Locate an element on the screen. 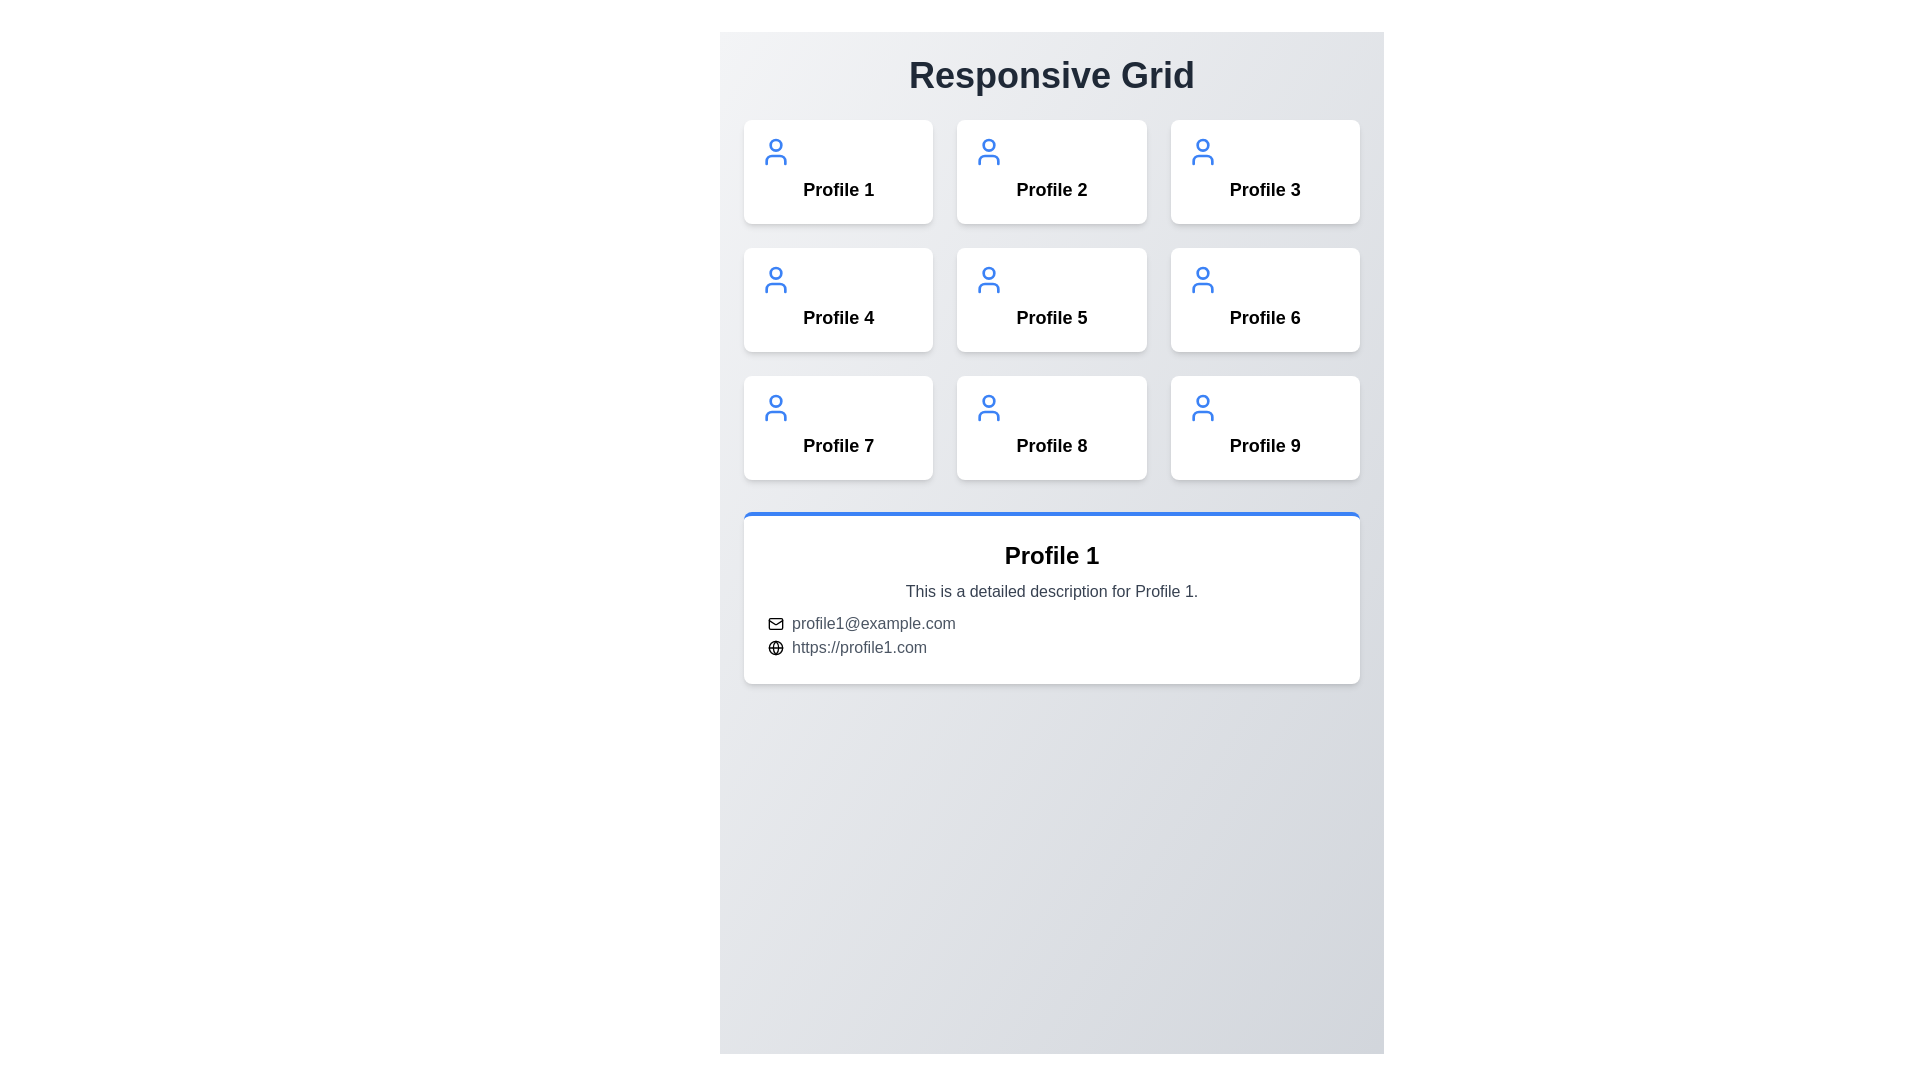  the text label that serves as a title for the user profile card located in the top-left corner of the grid layout is located at coordinates (838, 189).